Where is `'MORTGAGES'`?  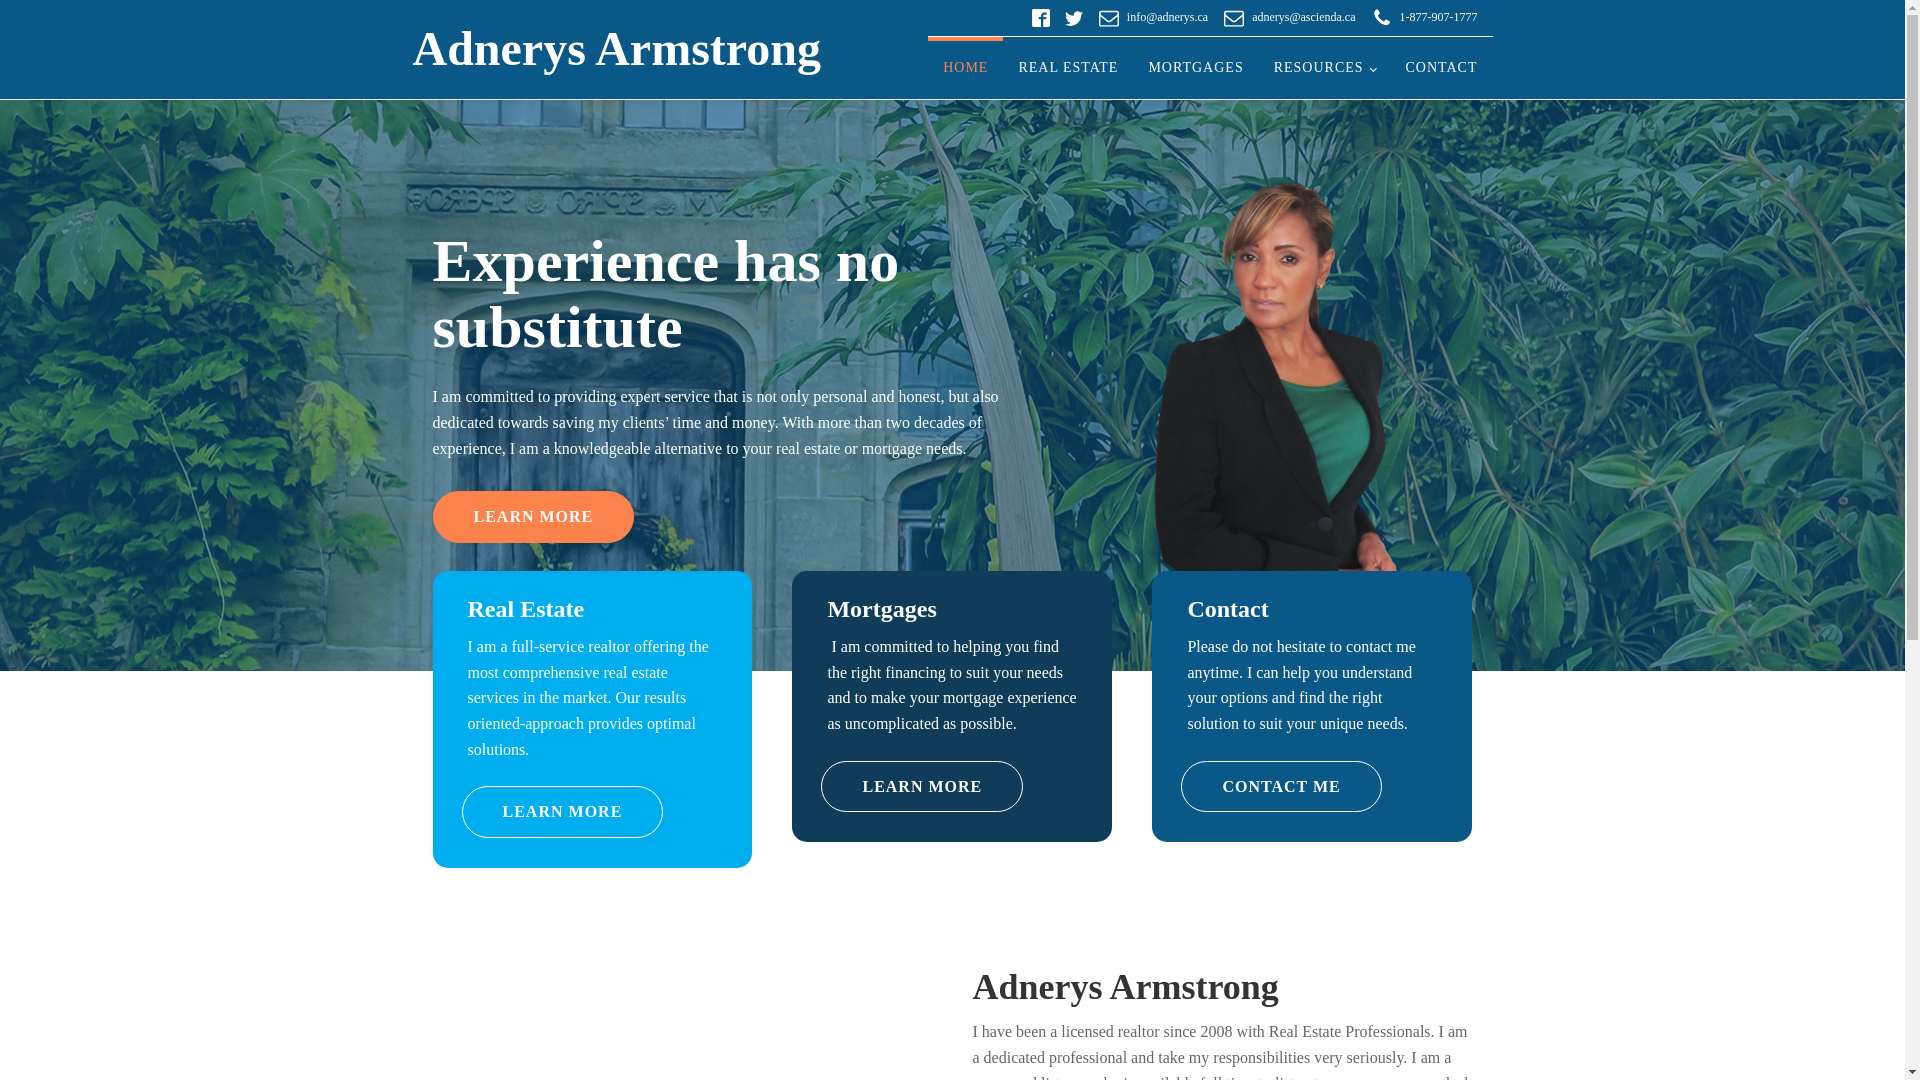
'MORTGAGES' is located at coordinates (1195, 67).